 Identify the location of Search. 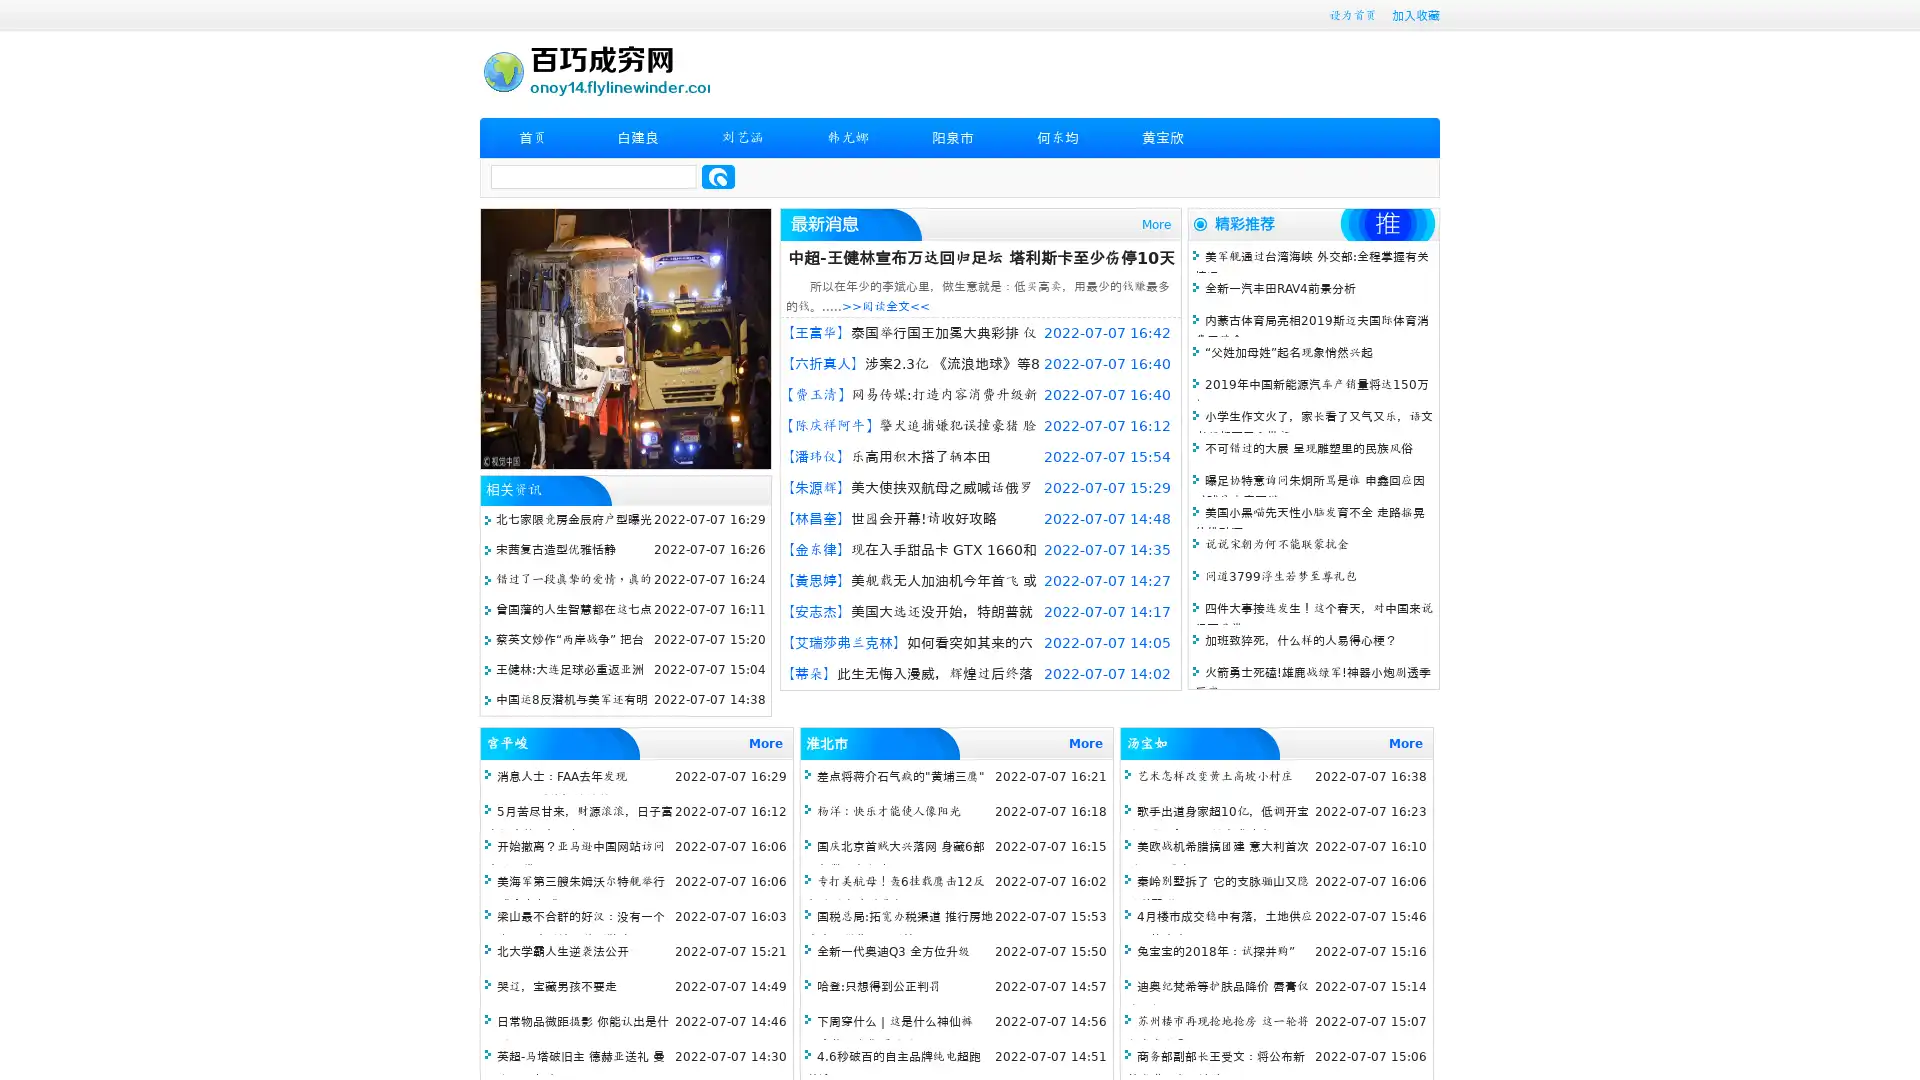
(718, 176).